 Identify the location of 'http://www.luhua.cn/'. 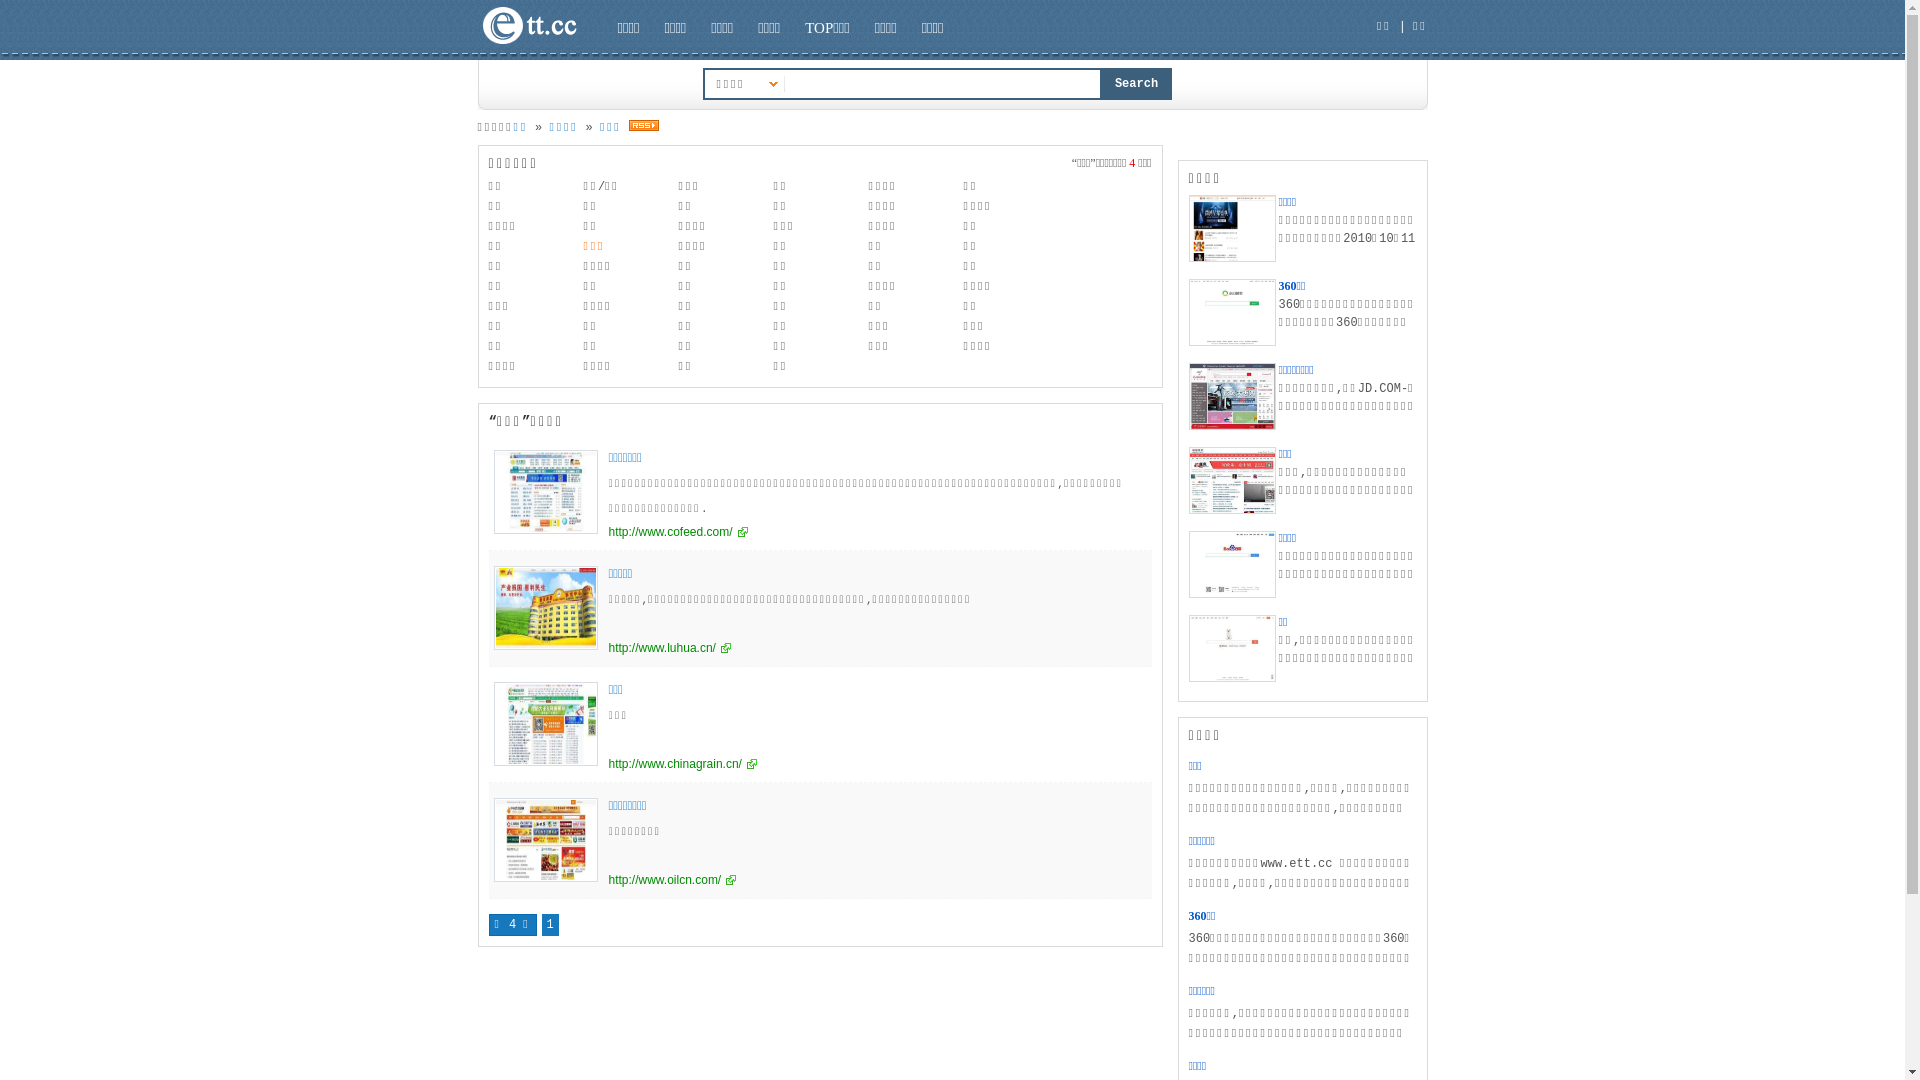
(607, 648).